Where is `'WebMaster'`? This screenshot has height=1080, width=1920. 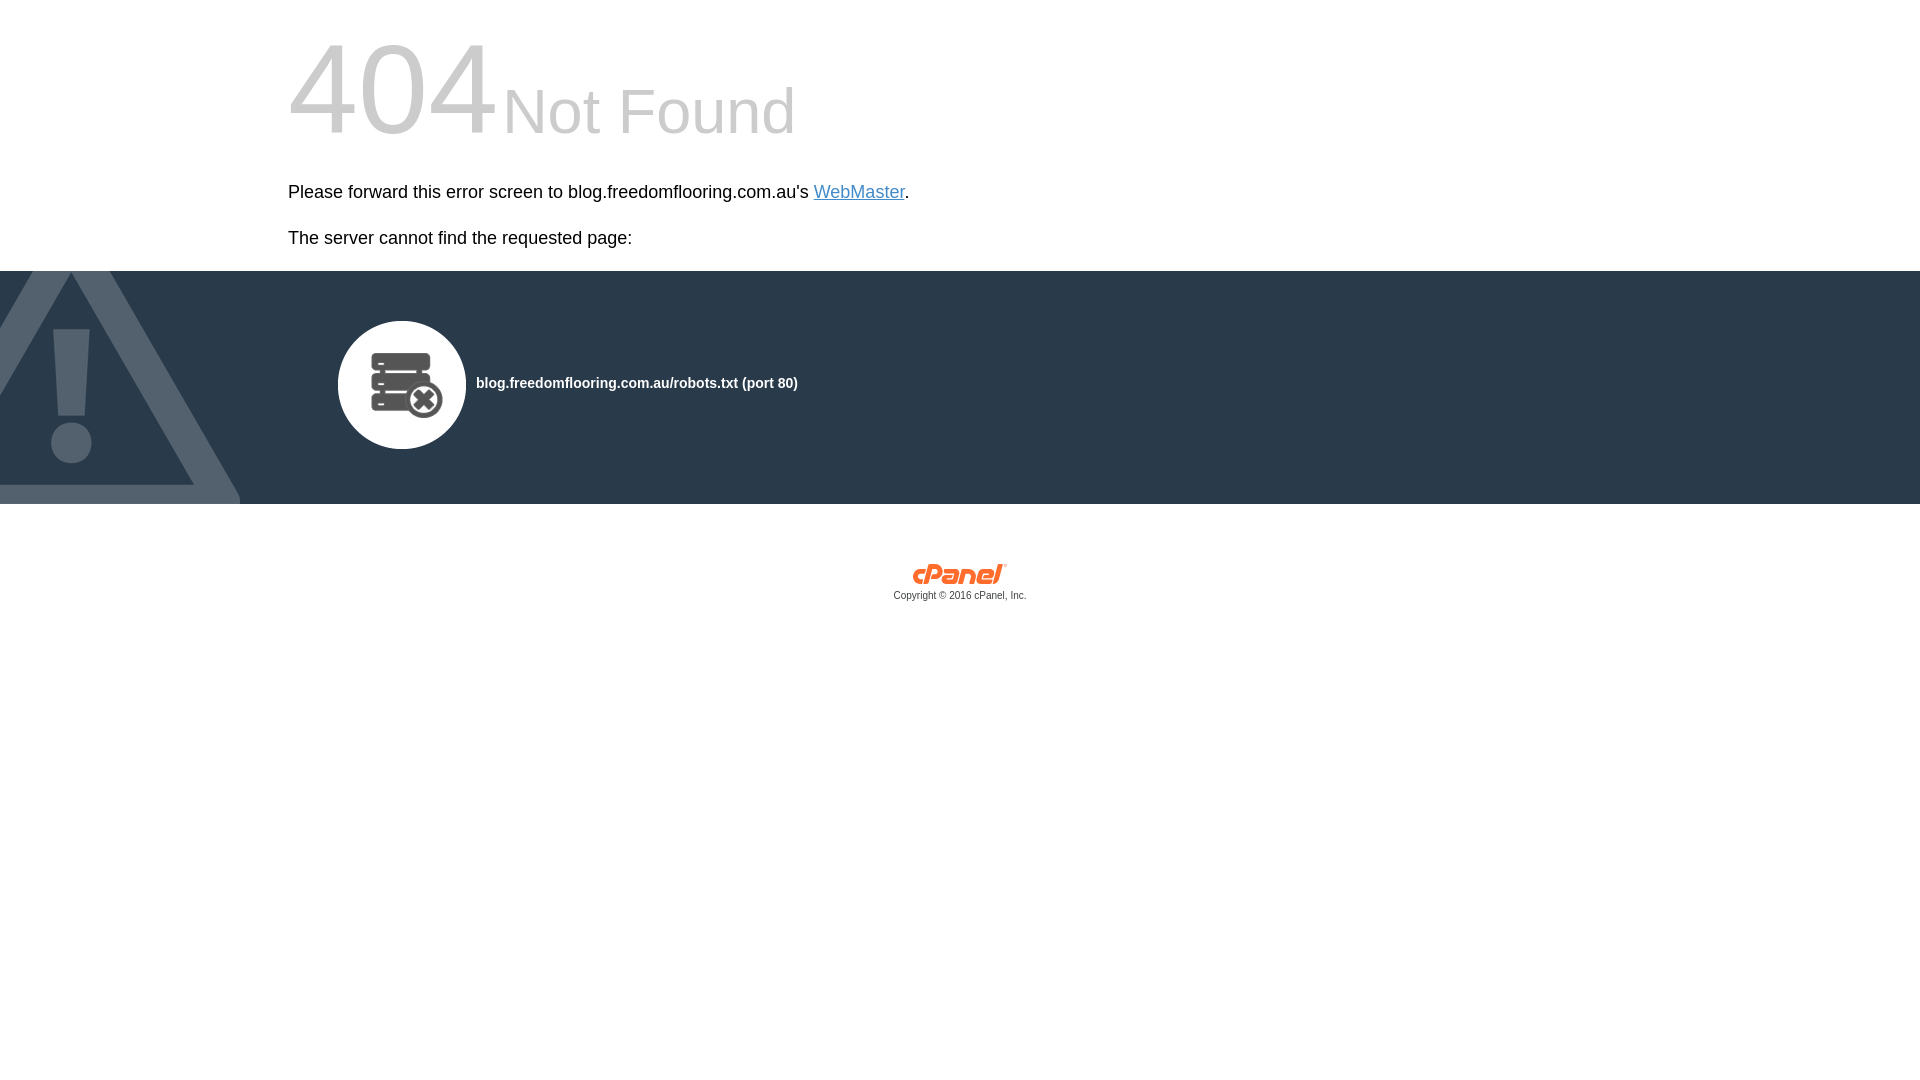 'WebMaster' is located at coordinates (859, 192).